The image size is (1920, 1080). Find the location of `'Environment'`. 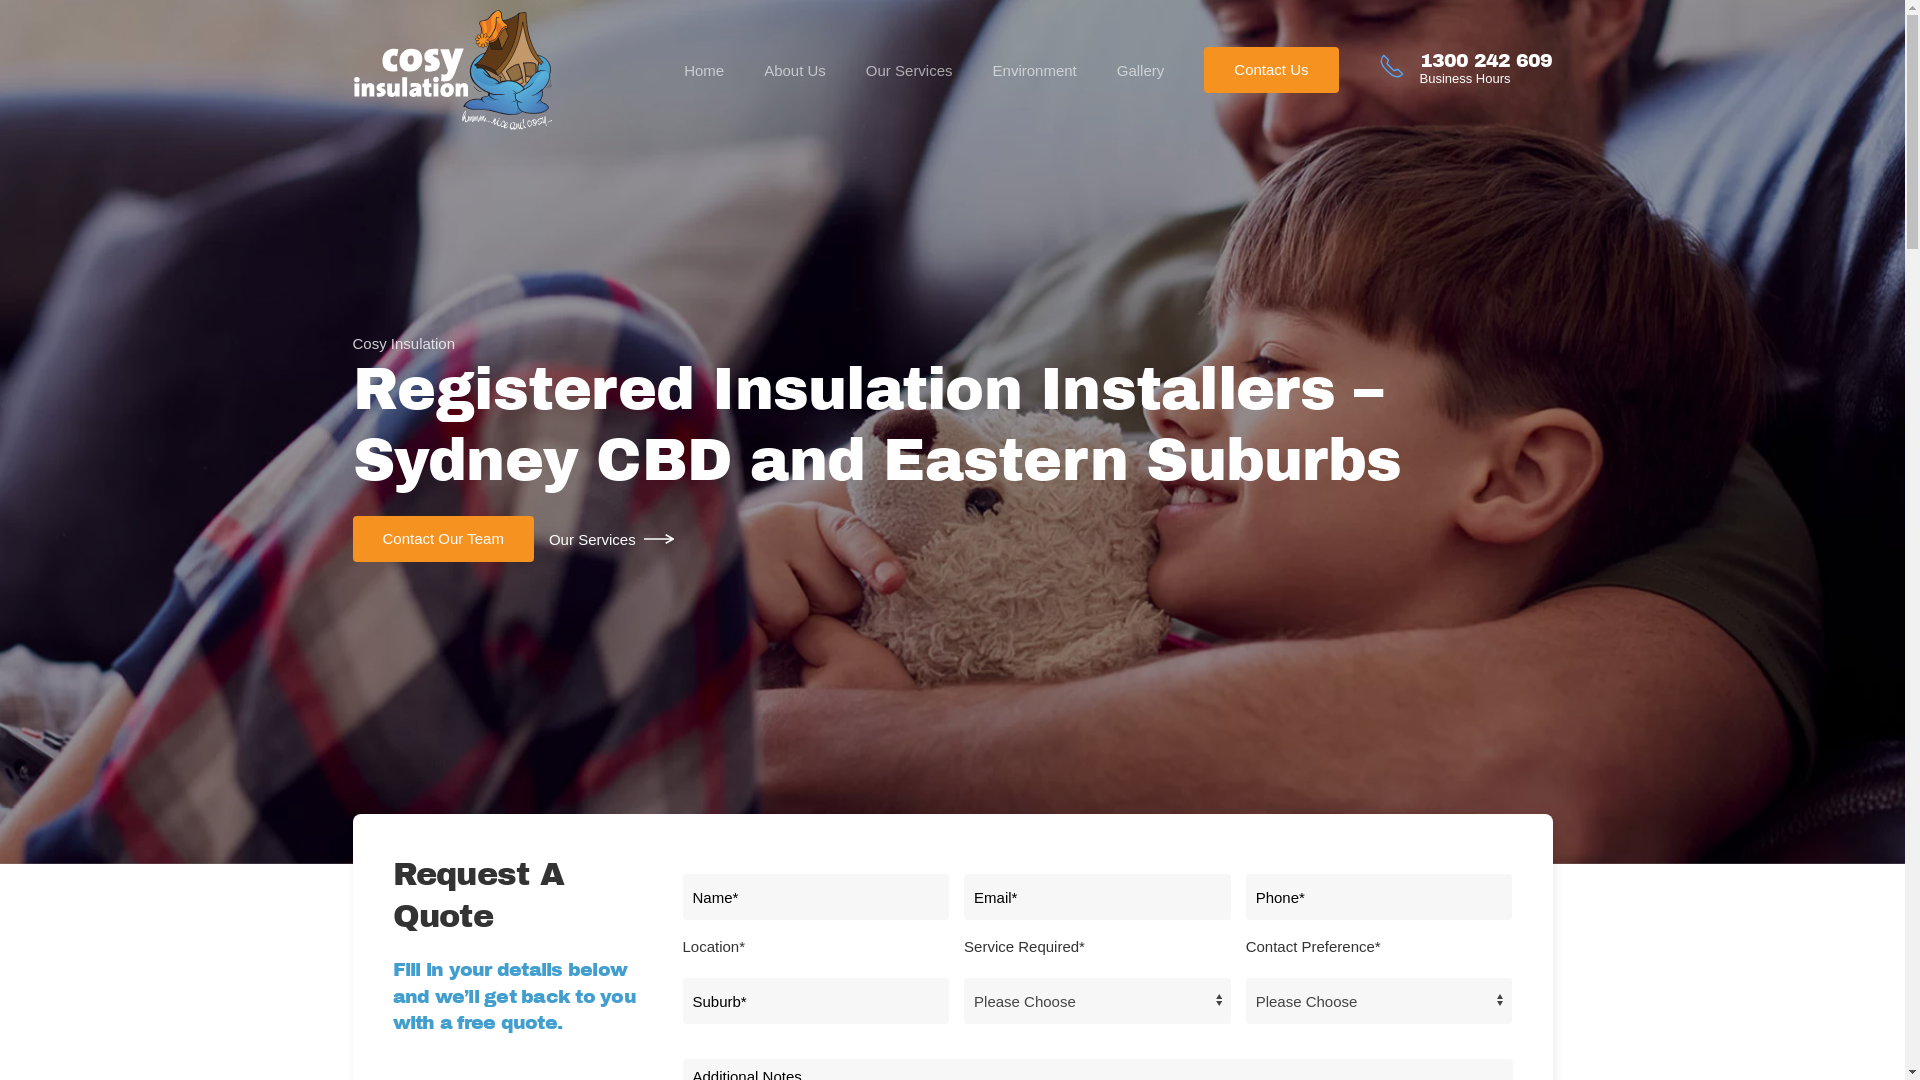

'Environment' is located at coordinates (1035, 68).